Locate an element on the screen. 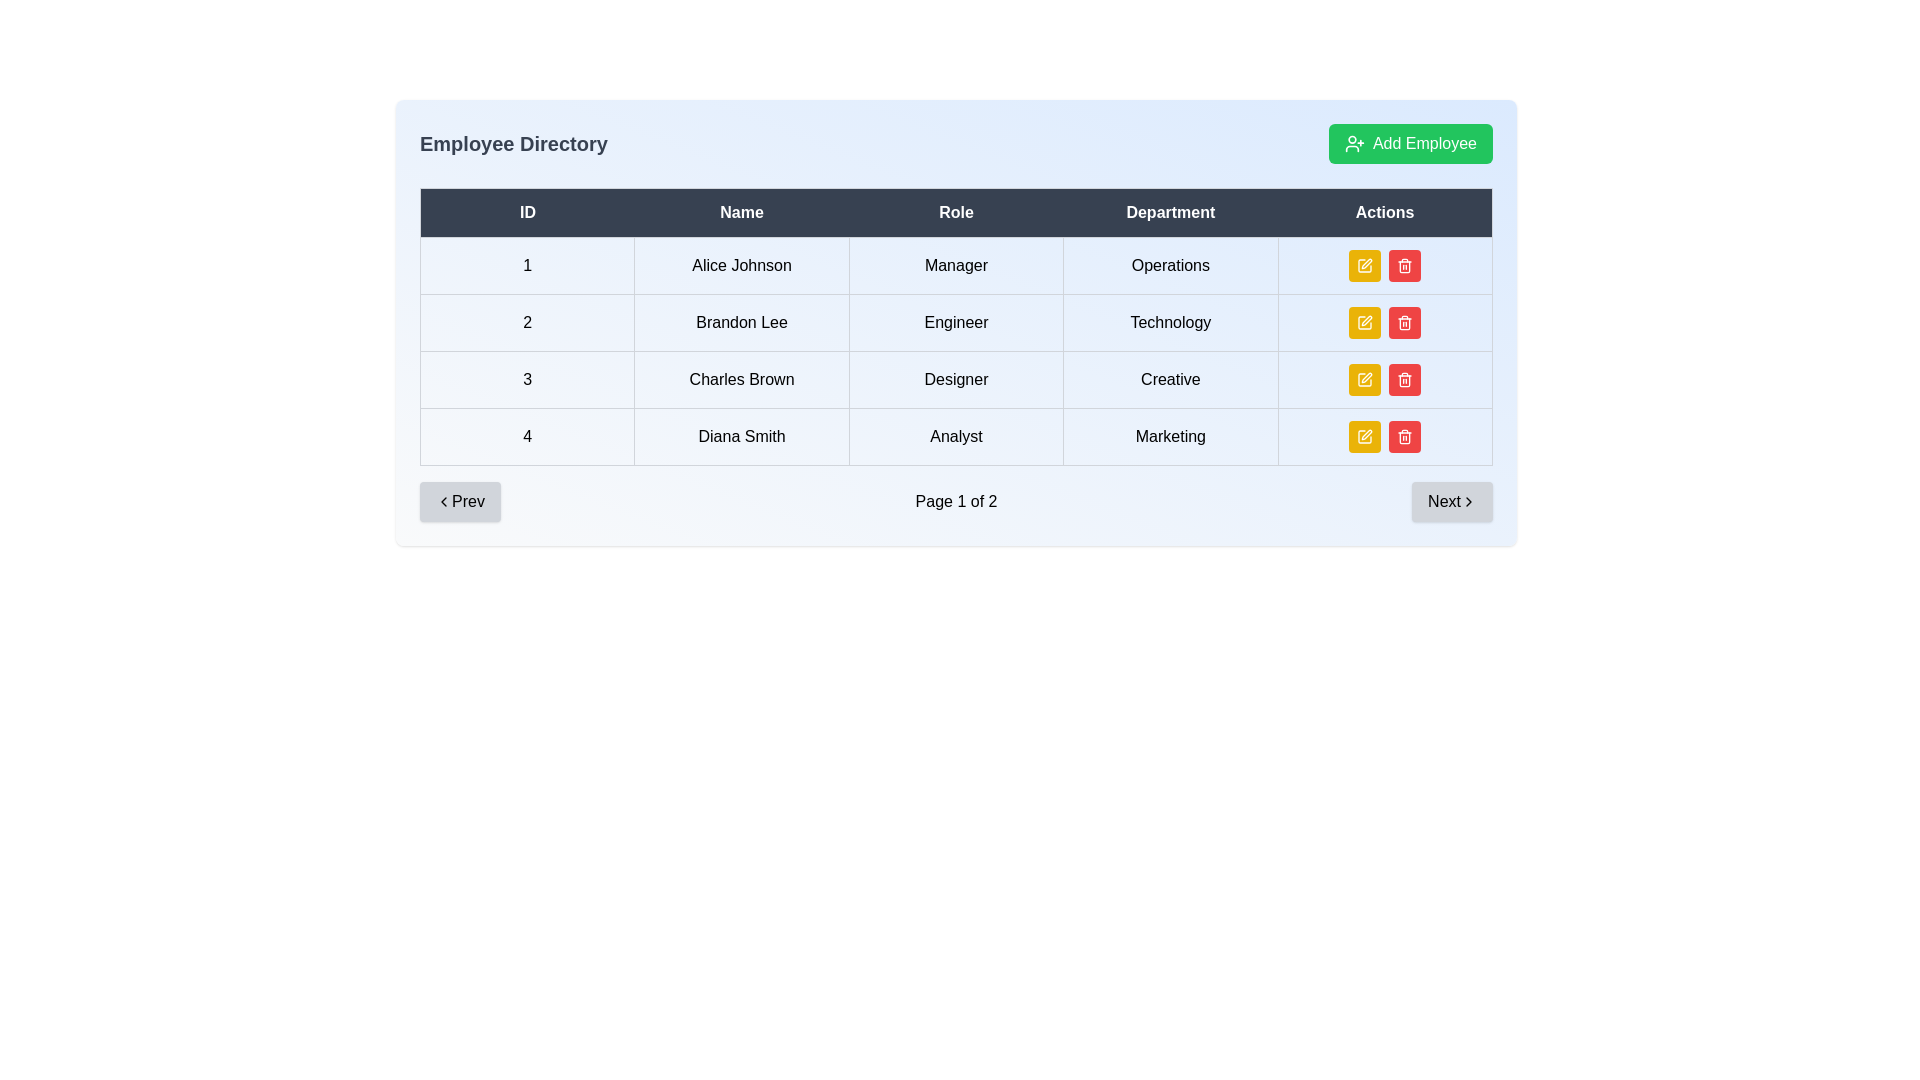  the edit icon, which is a small thin outline button resembling a tool, located in the Actions column for the first row (ID 1: Alice Johnson) is located at coordinates (1366, 262).